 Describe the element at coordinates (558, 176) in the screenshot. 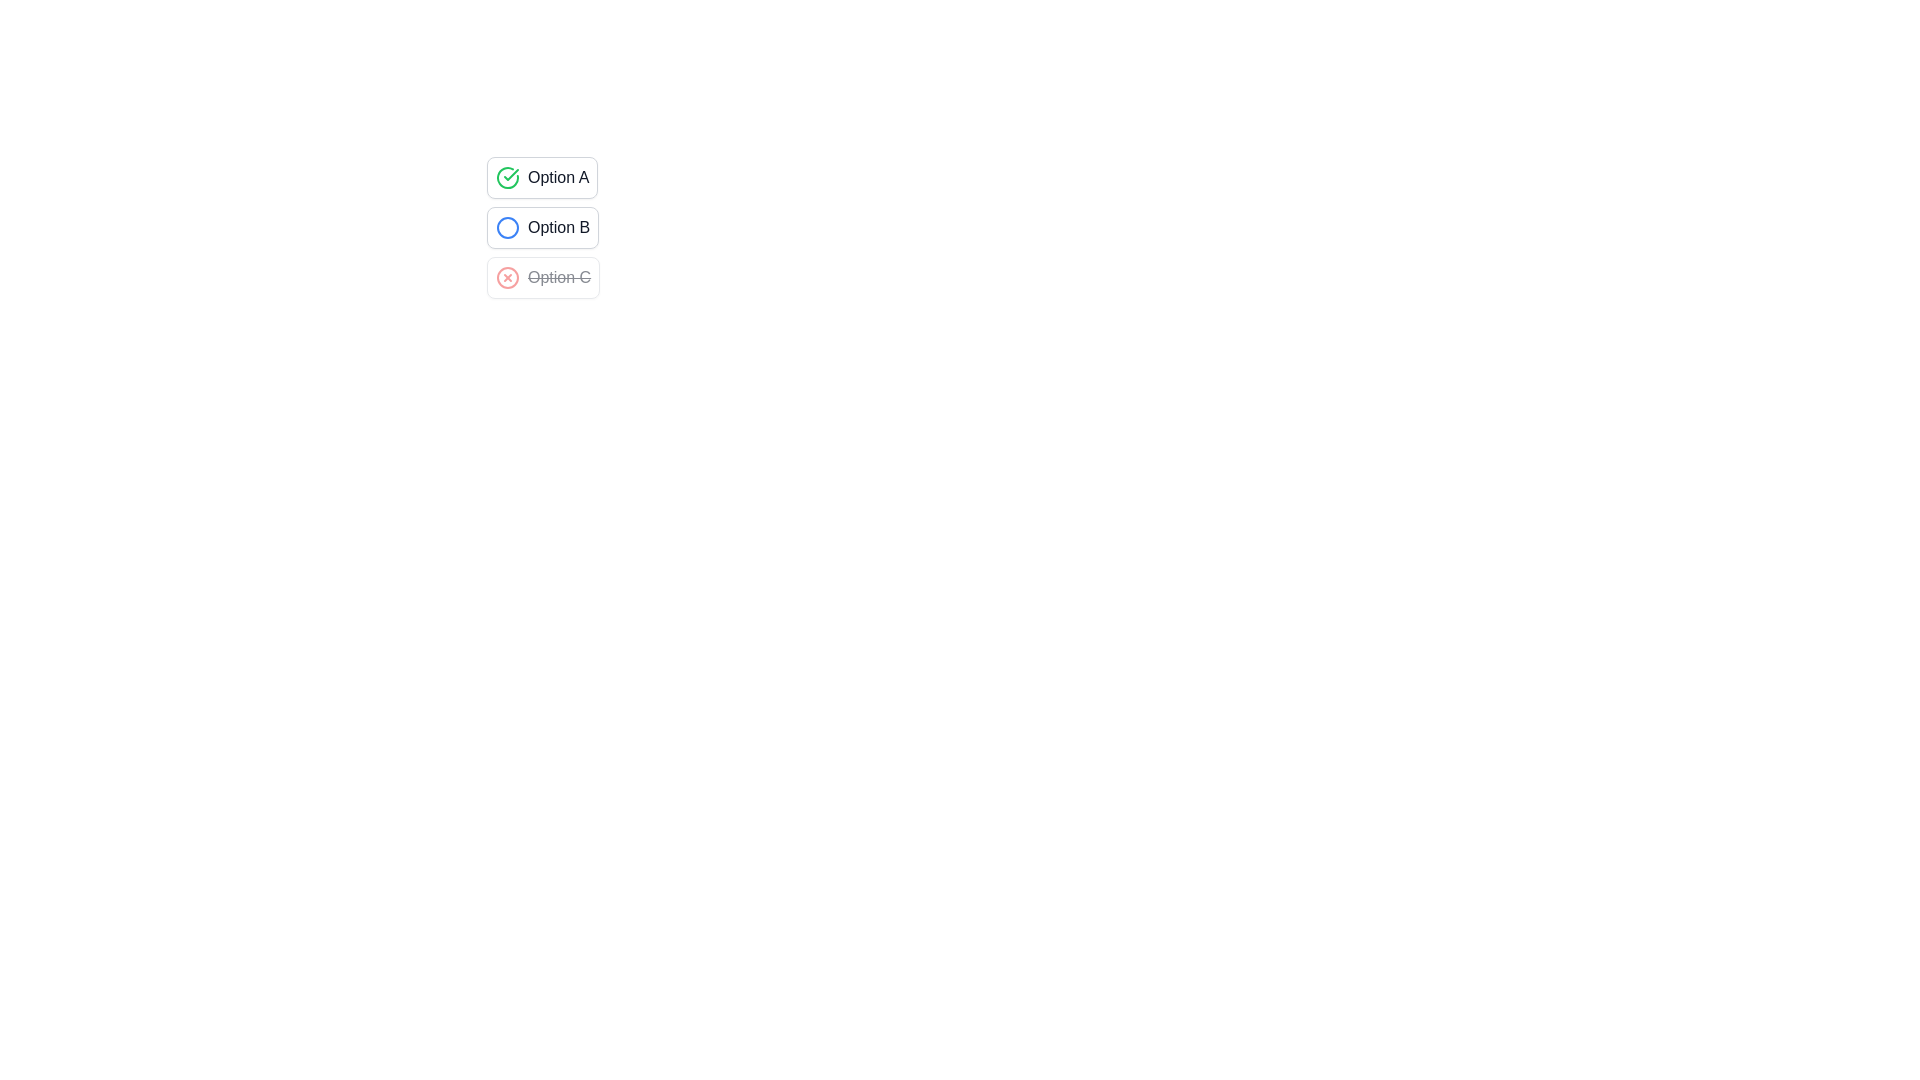

I see `the TextLabel displaying 'Option A', which is styled in dark gray and is part of a selection item with a green checkmark icon` at that location.